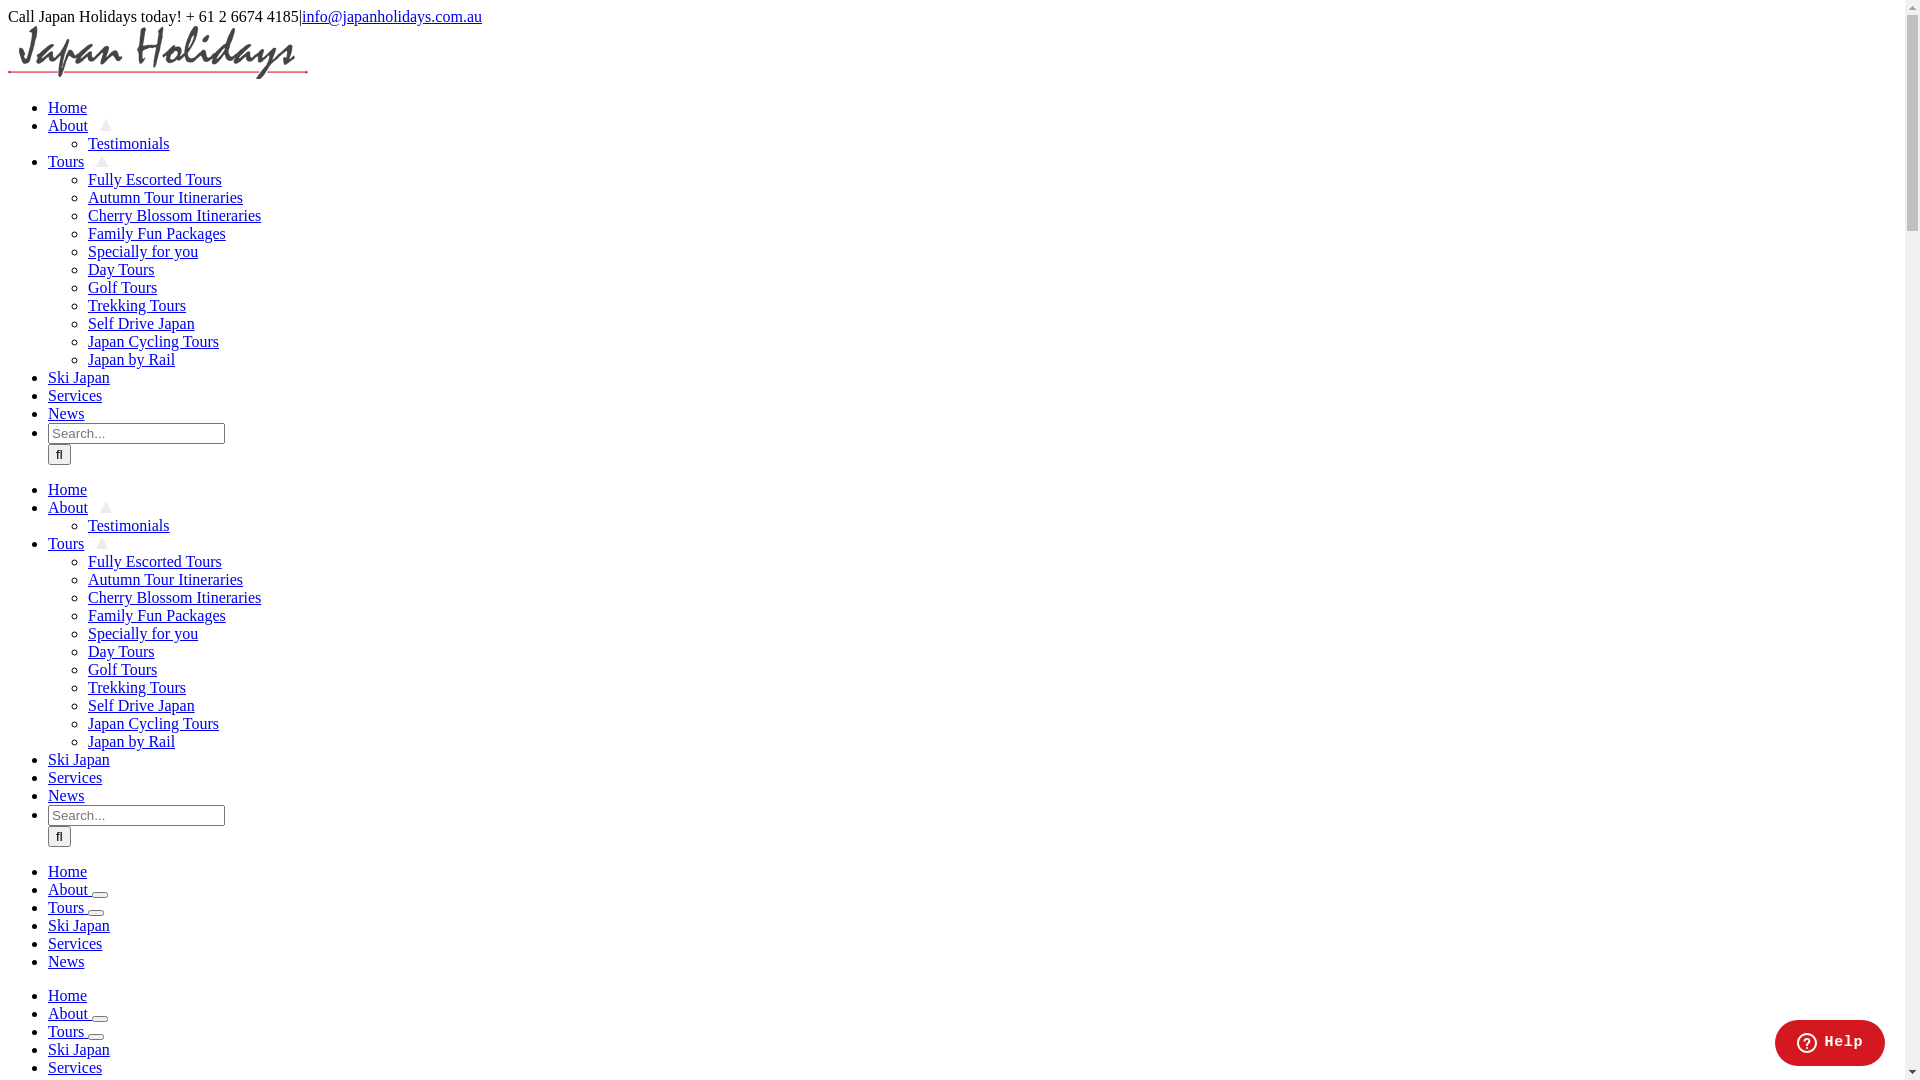 This screenshot has width=1920, height=1080. Describe the element at coordinates (86, 250) in the screenshot. I see `'Specially for you'` at that location.